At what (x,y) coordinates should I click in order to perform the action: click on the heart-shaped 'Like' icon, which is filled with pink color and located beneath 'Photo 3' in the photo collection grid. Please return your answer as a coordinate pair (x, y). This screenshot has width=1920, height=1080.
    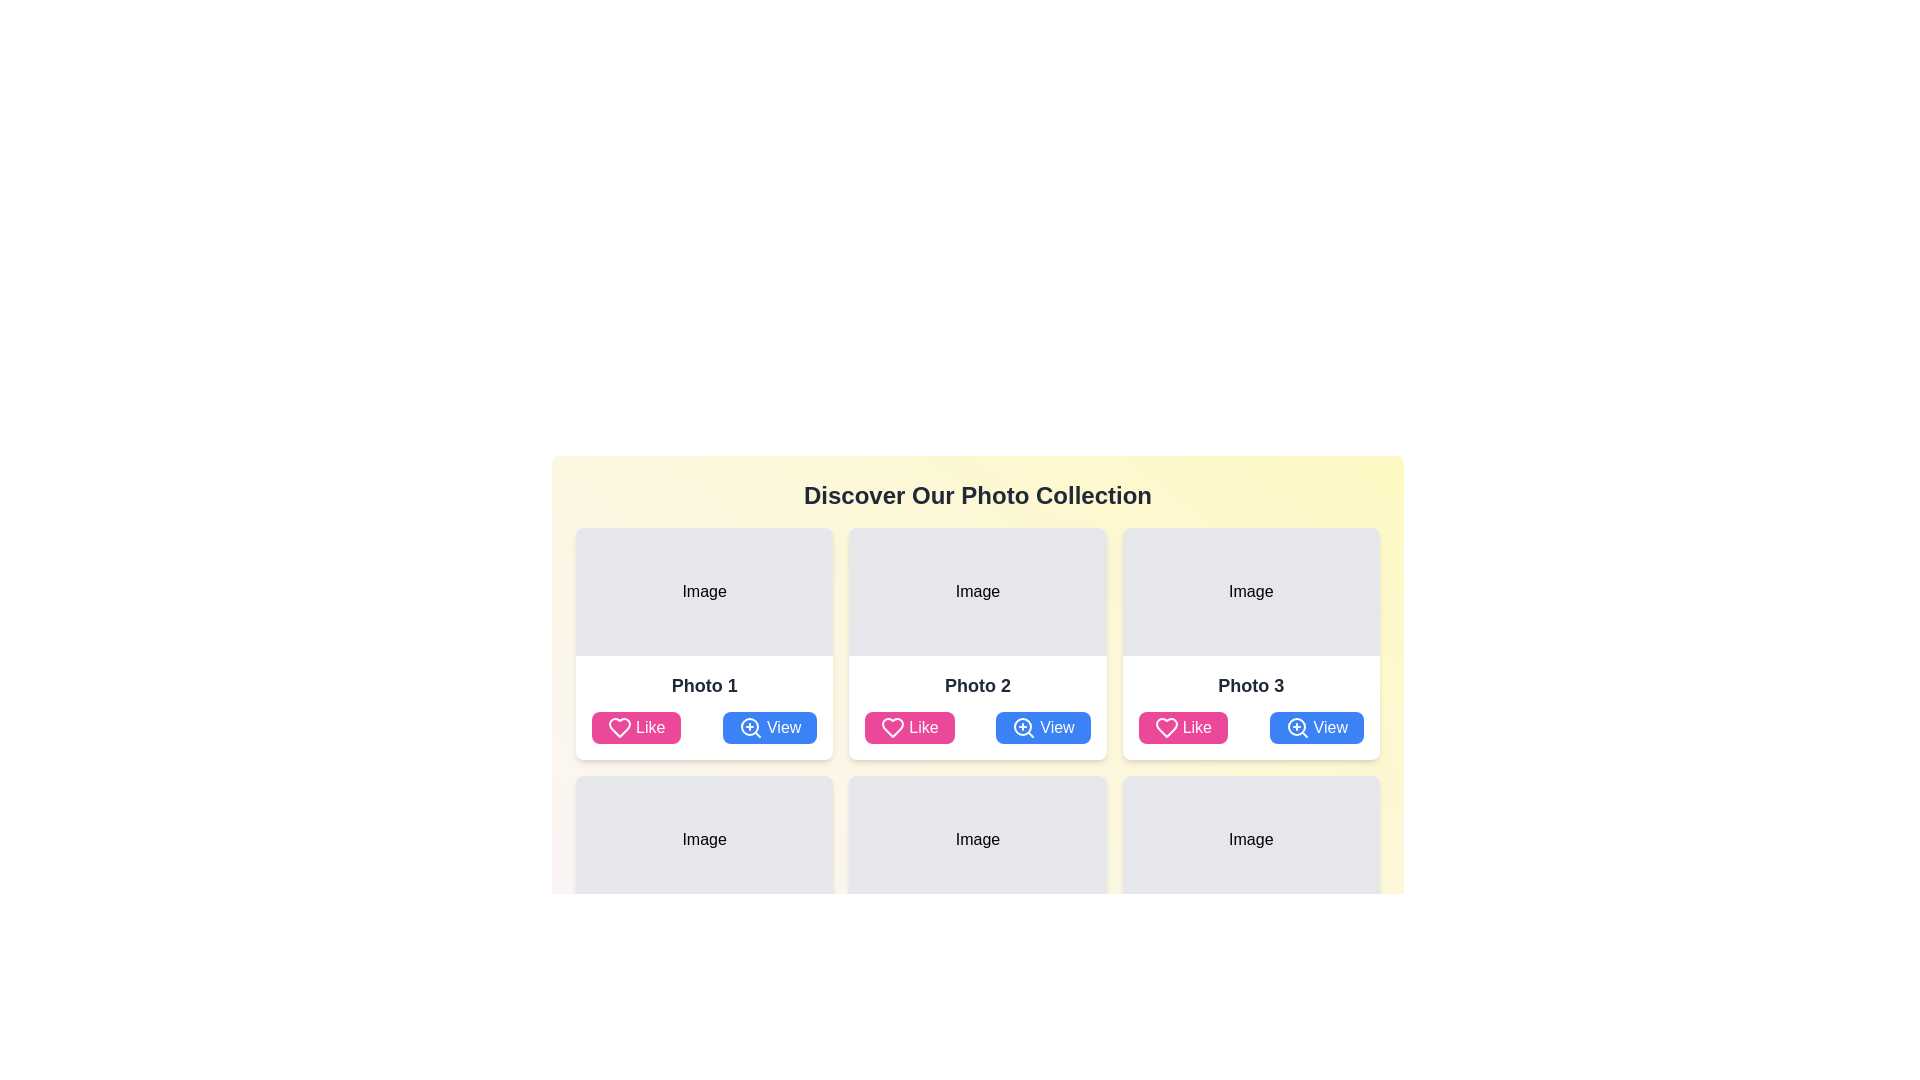
    Looking at the image, I should click on (1166, 728).